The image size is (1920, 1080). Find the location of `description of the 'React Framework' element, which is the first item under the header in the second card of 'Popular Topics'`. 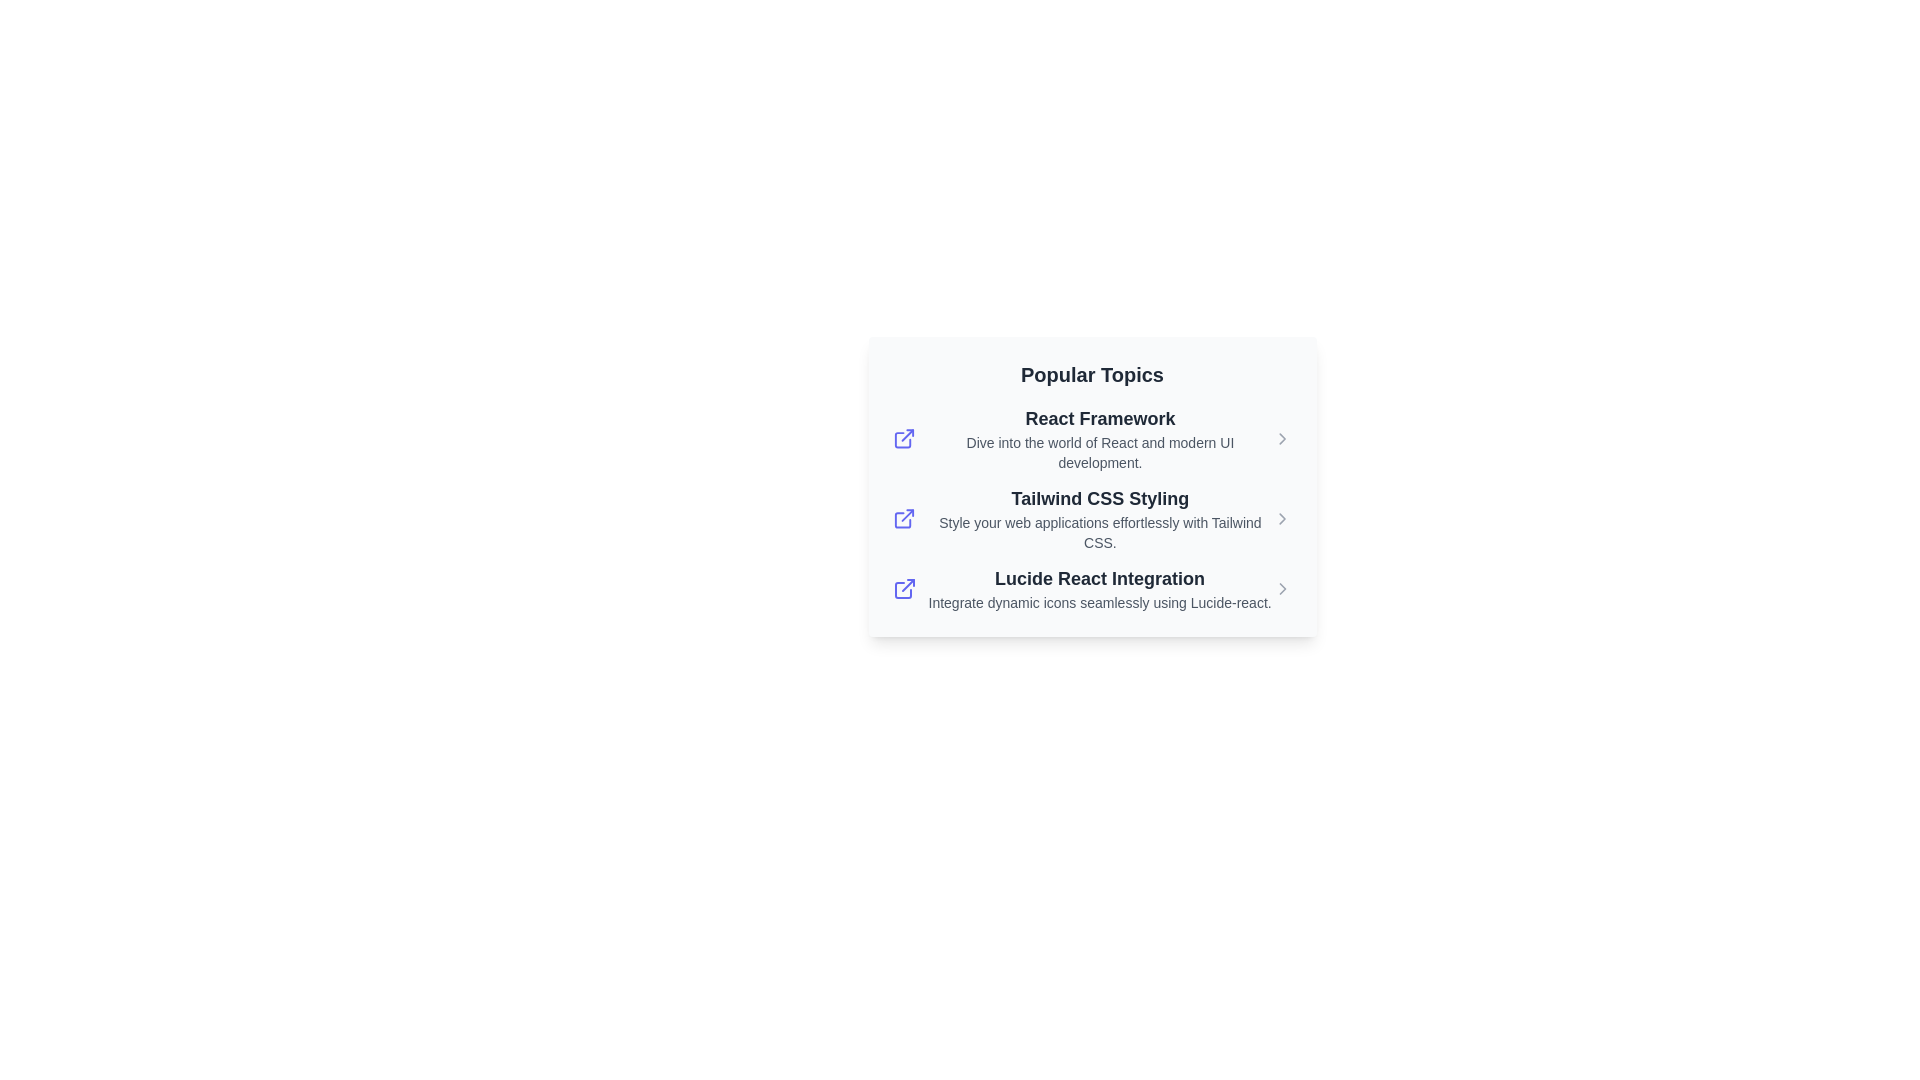

description of the 'React Framework' element, which is the first item under the header in the second card of 'Popular Topics' is located at coordinates (1099, 438).